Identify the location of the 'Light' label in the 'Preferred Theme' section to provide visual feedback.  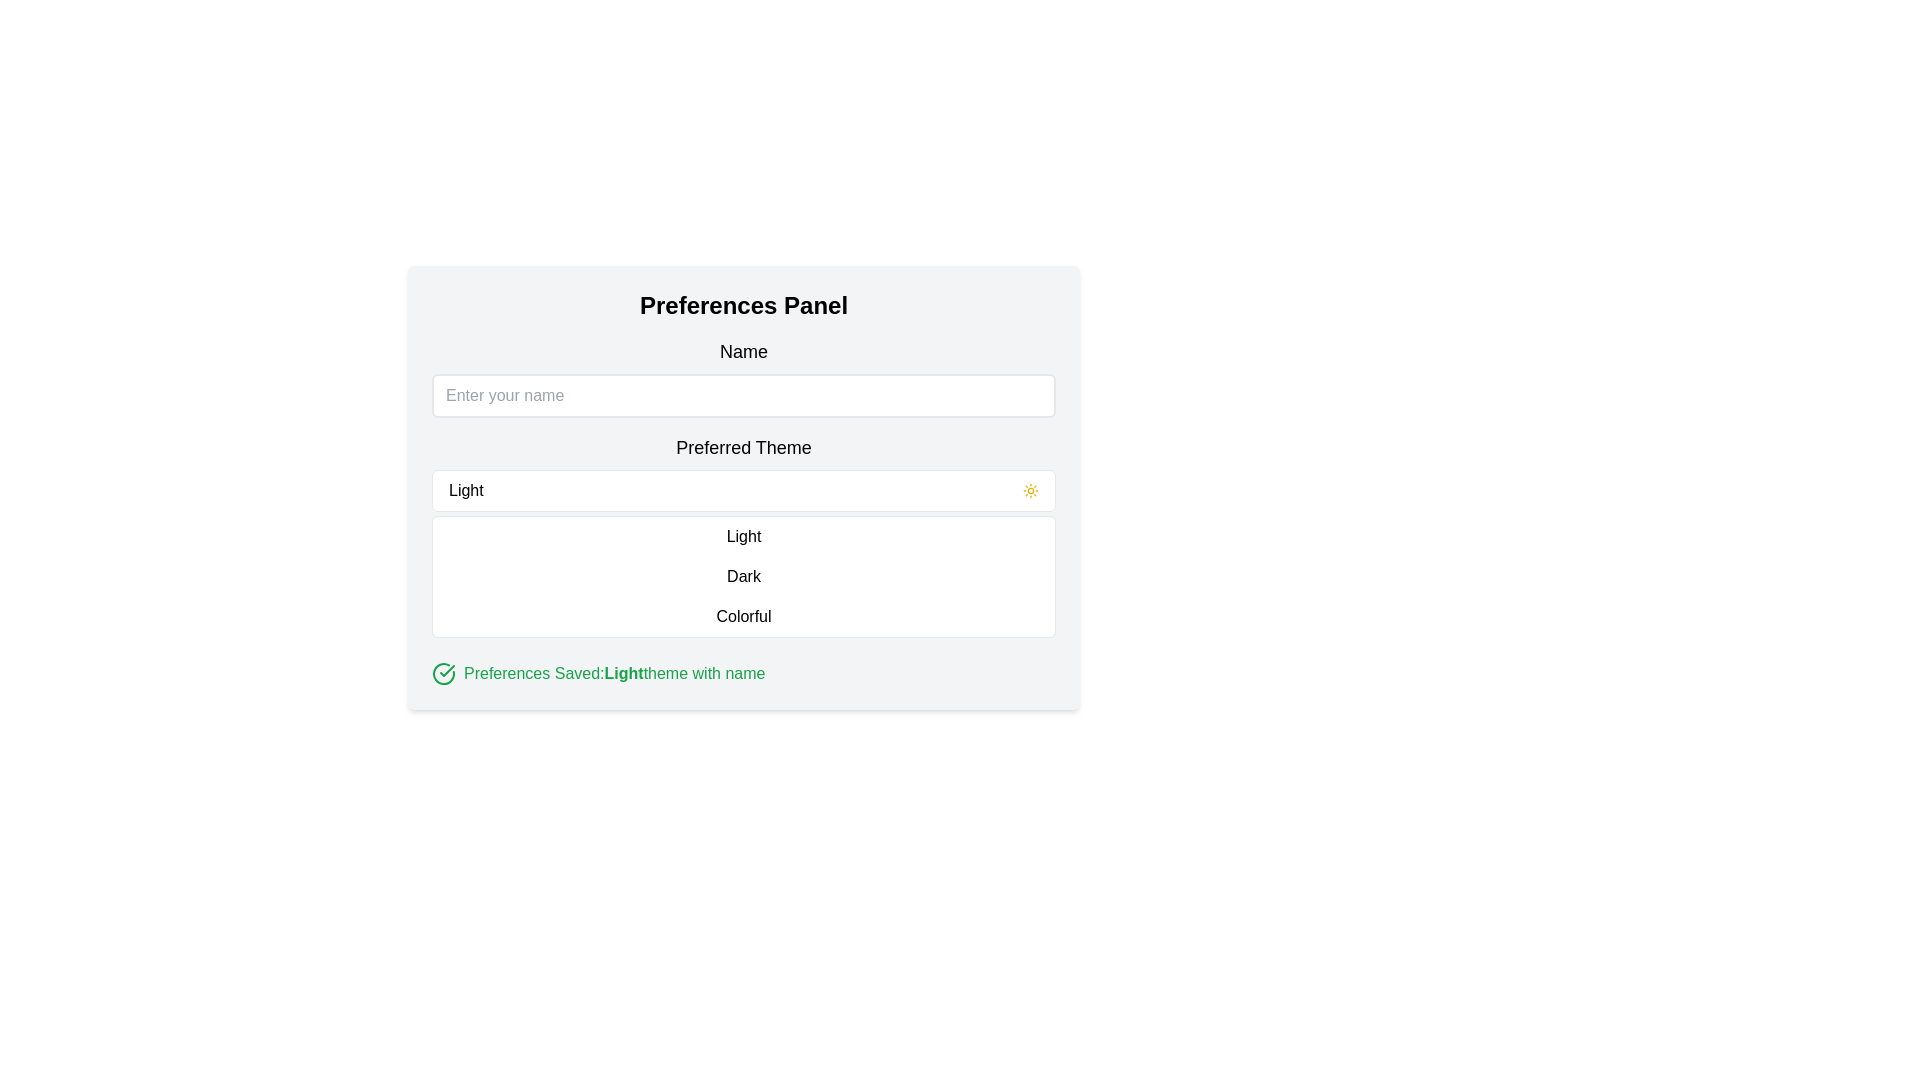
(743, 535).